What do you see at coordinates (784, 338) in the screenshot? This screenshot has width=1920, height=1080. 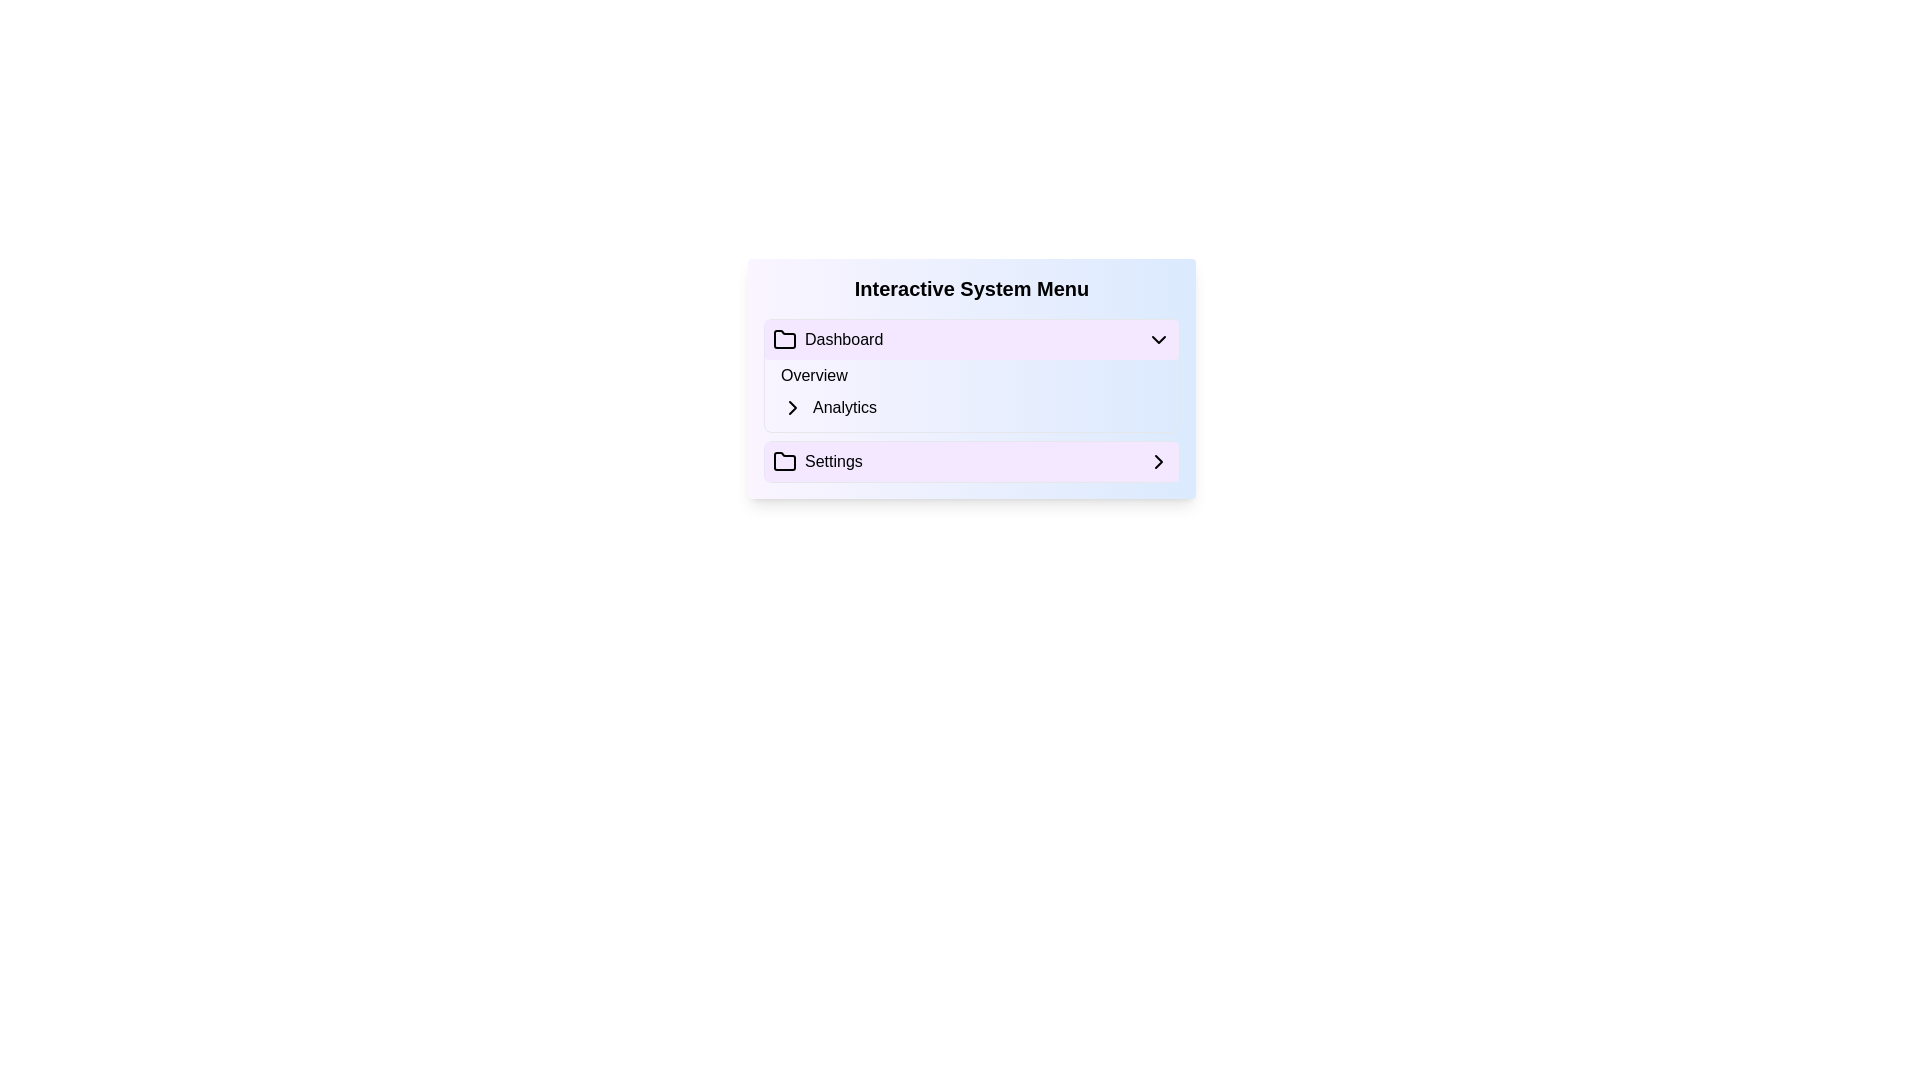 I see `the folder icon representing the 'Dashboard' menu option, which is located on the left side of the 'Dashboard' option in the menu` at bounding box center [784, 338].